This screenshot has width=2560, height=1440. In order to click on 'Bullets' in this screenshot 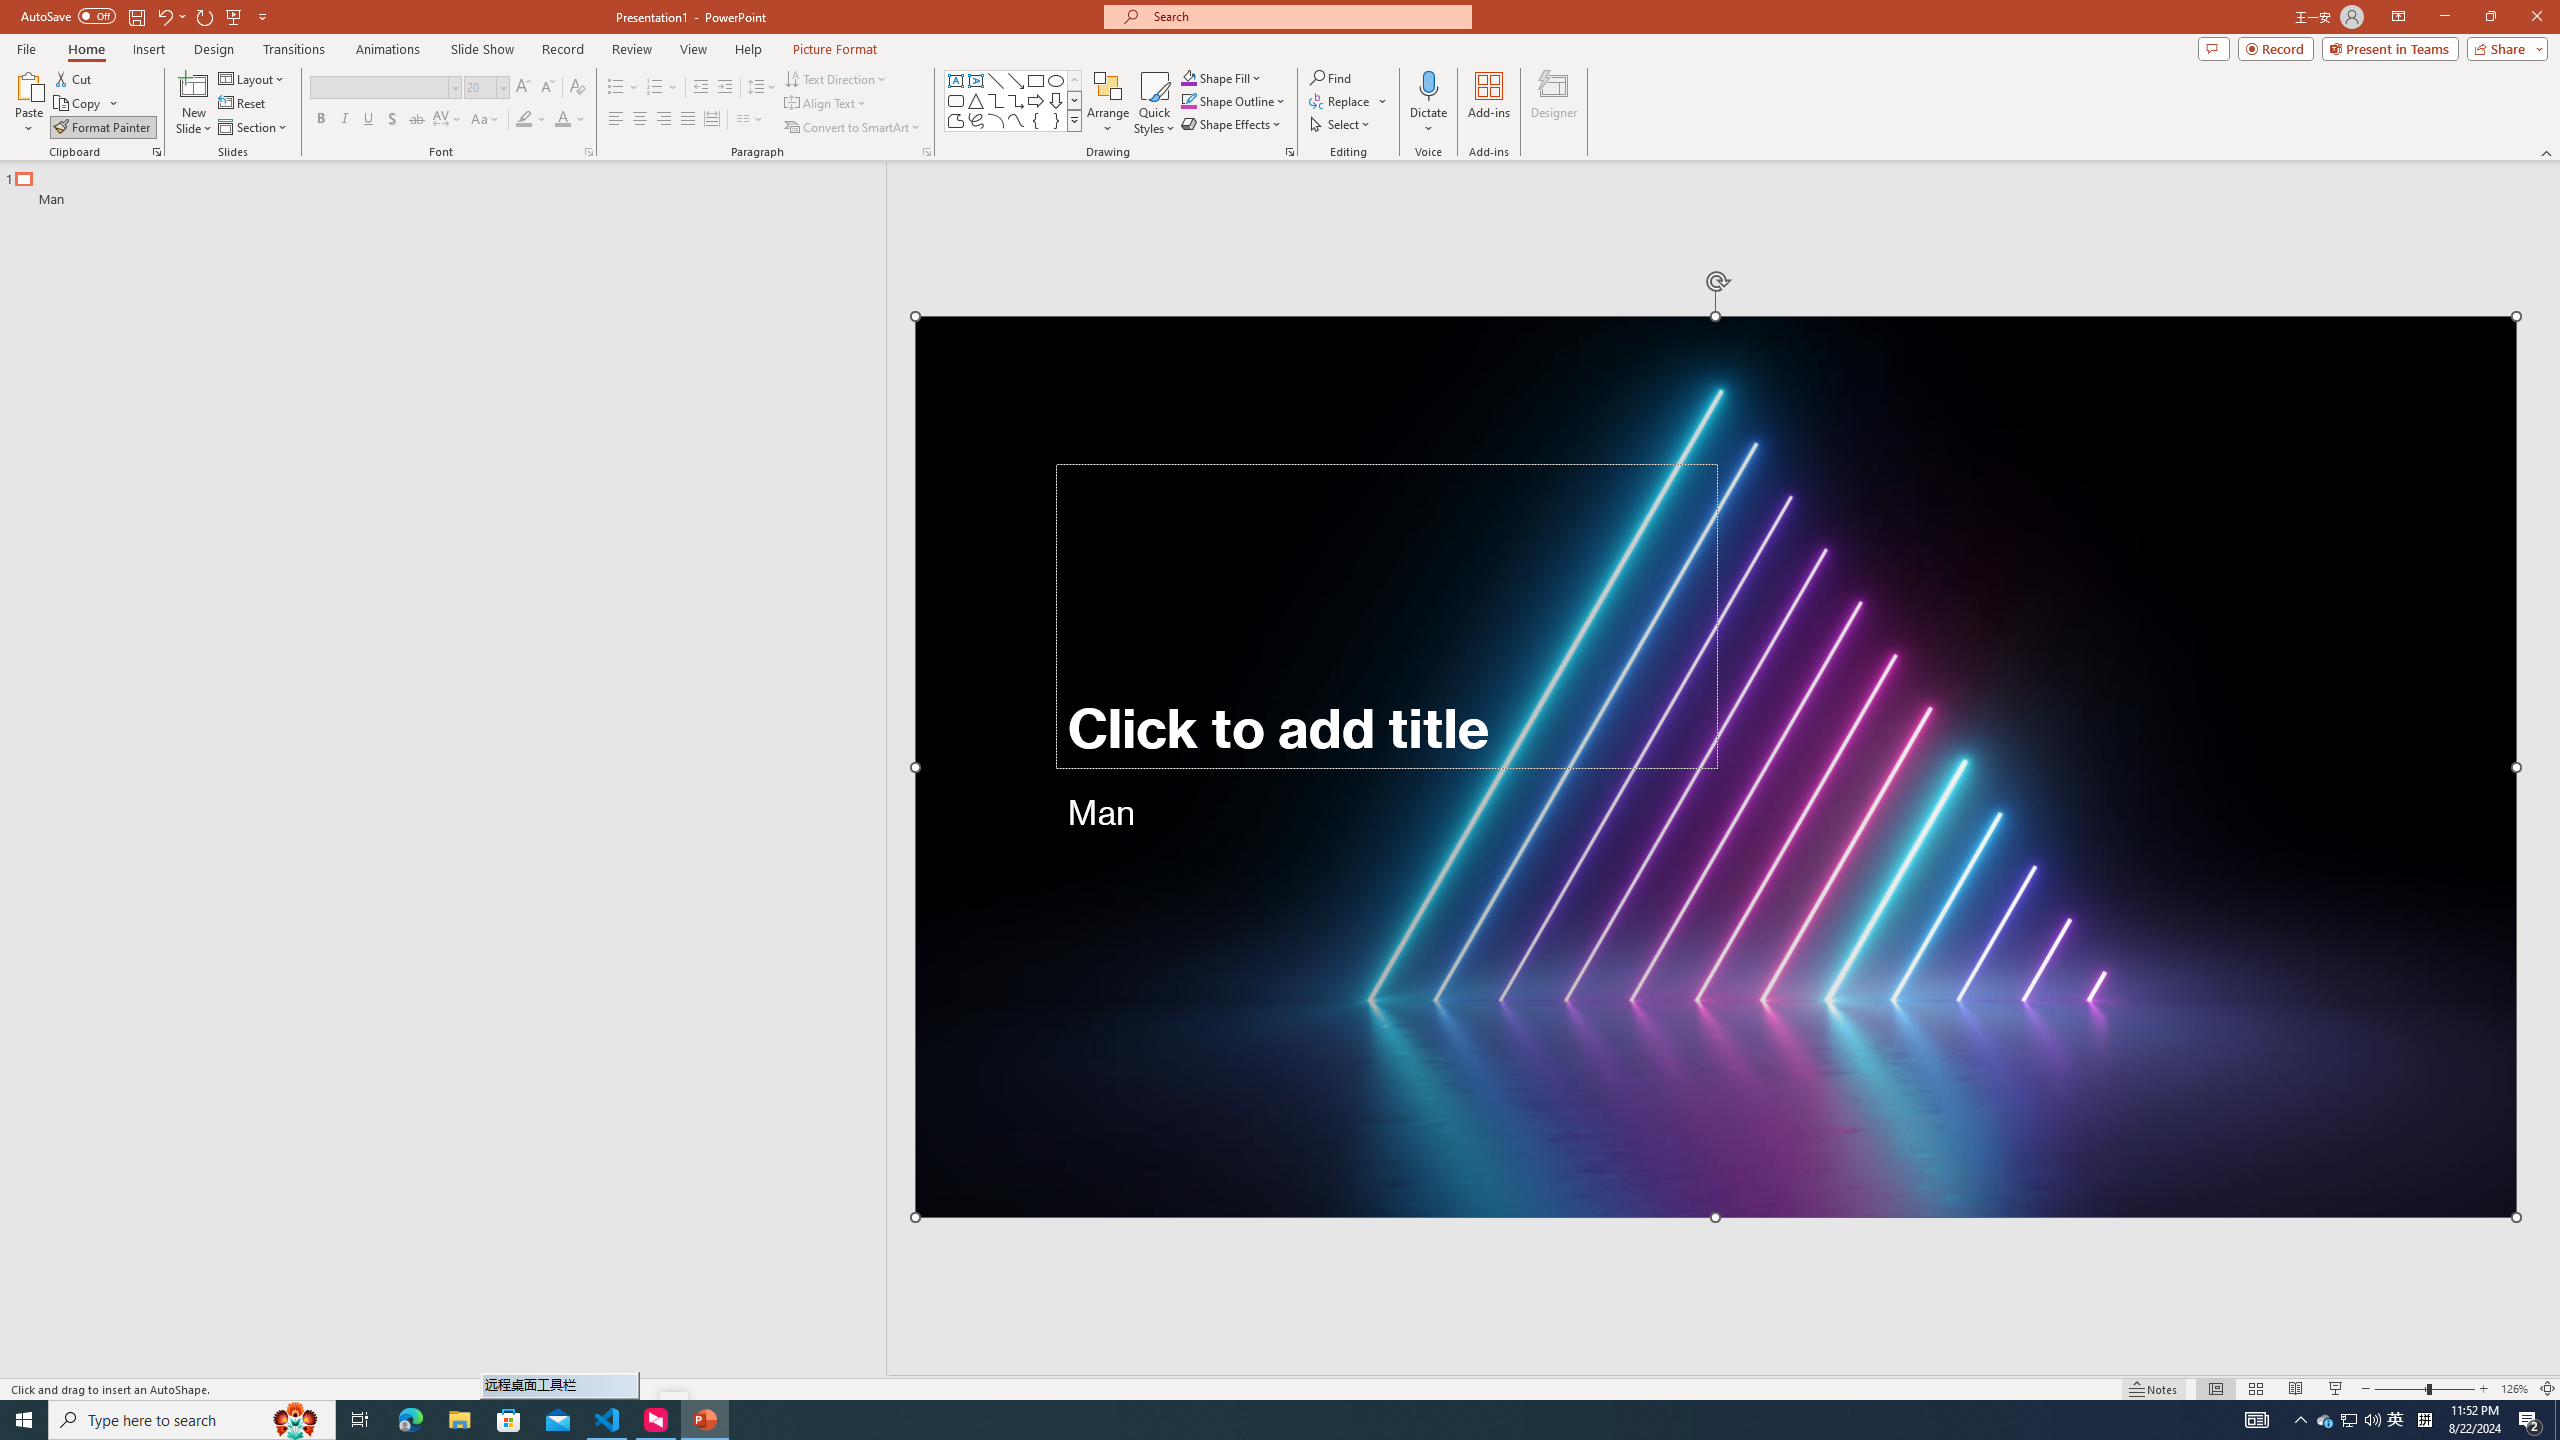, I will do `click(615, 87)`.